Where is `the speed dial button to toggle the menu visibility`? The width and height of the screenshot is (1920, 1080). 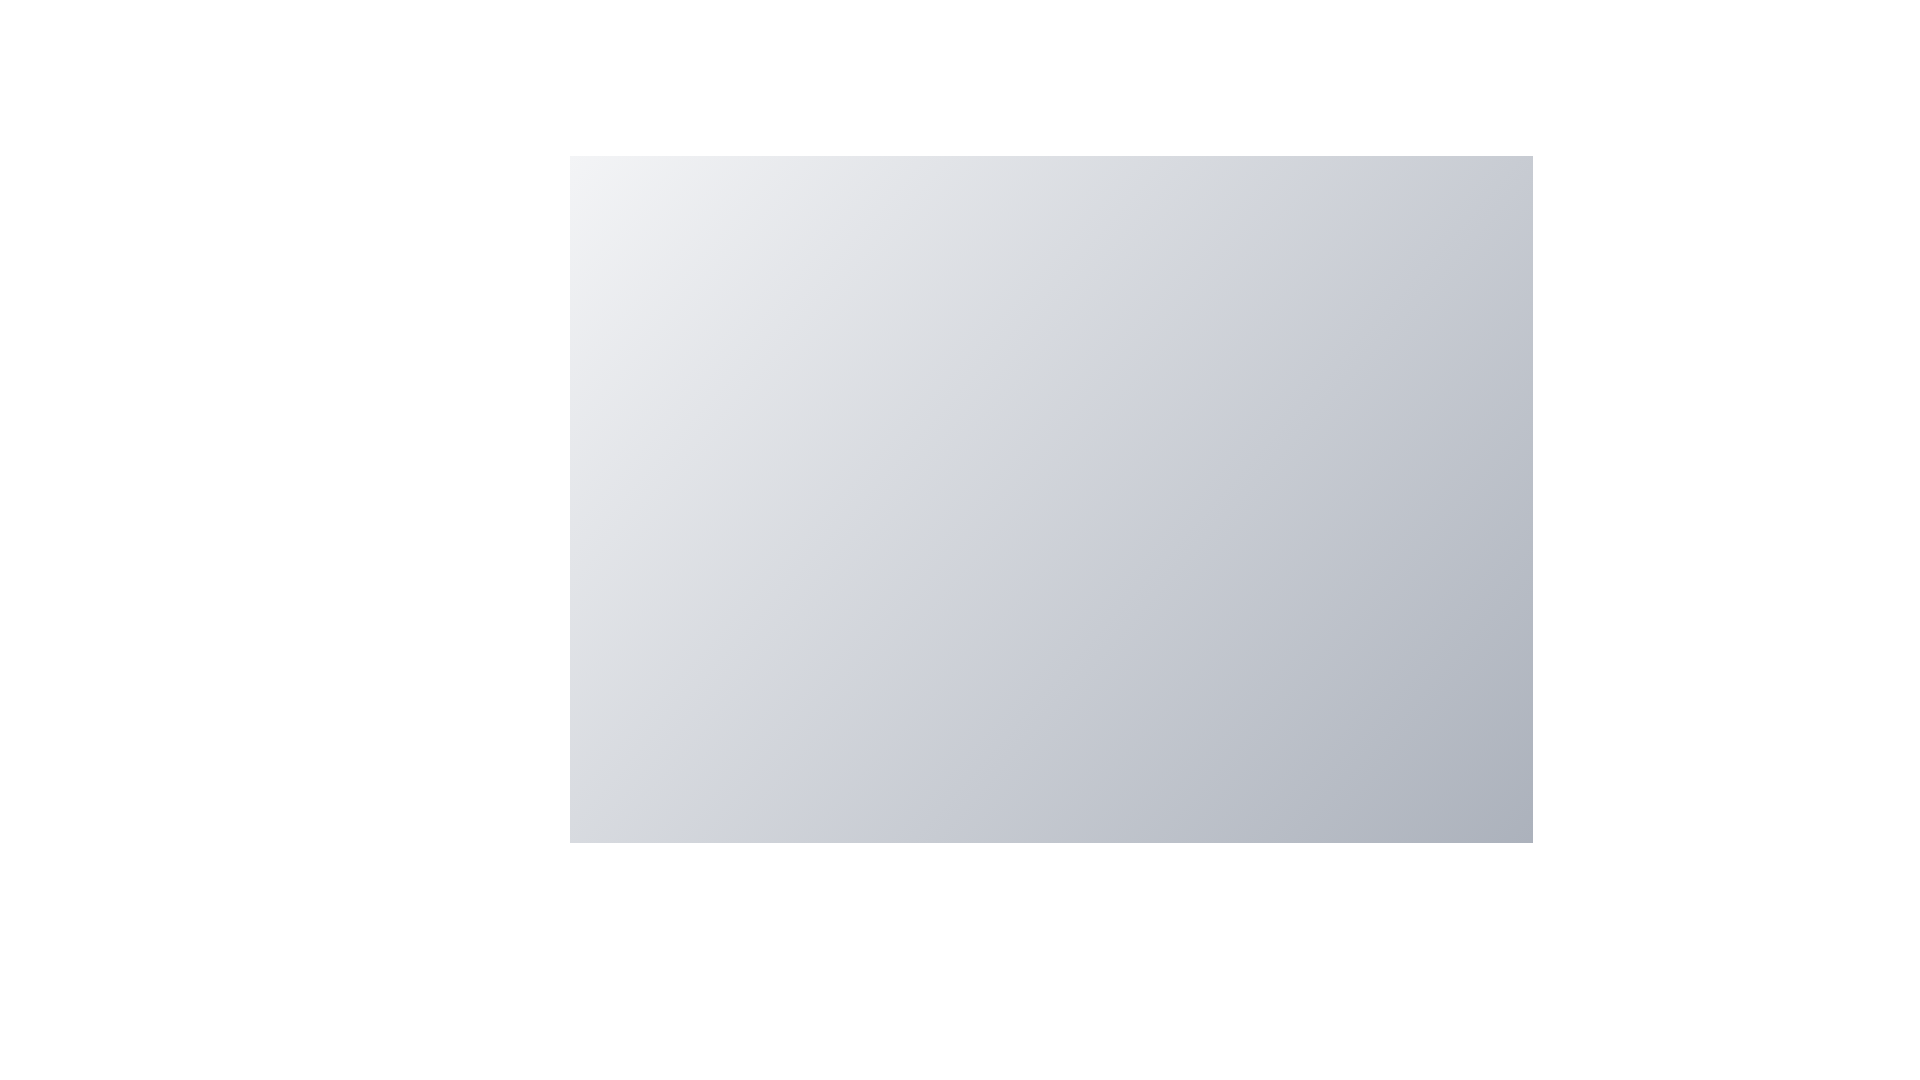 the speed dial button to toggle the menu visibility is located at coordinates (1375, 898).